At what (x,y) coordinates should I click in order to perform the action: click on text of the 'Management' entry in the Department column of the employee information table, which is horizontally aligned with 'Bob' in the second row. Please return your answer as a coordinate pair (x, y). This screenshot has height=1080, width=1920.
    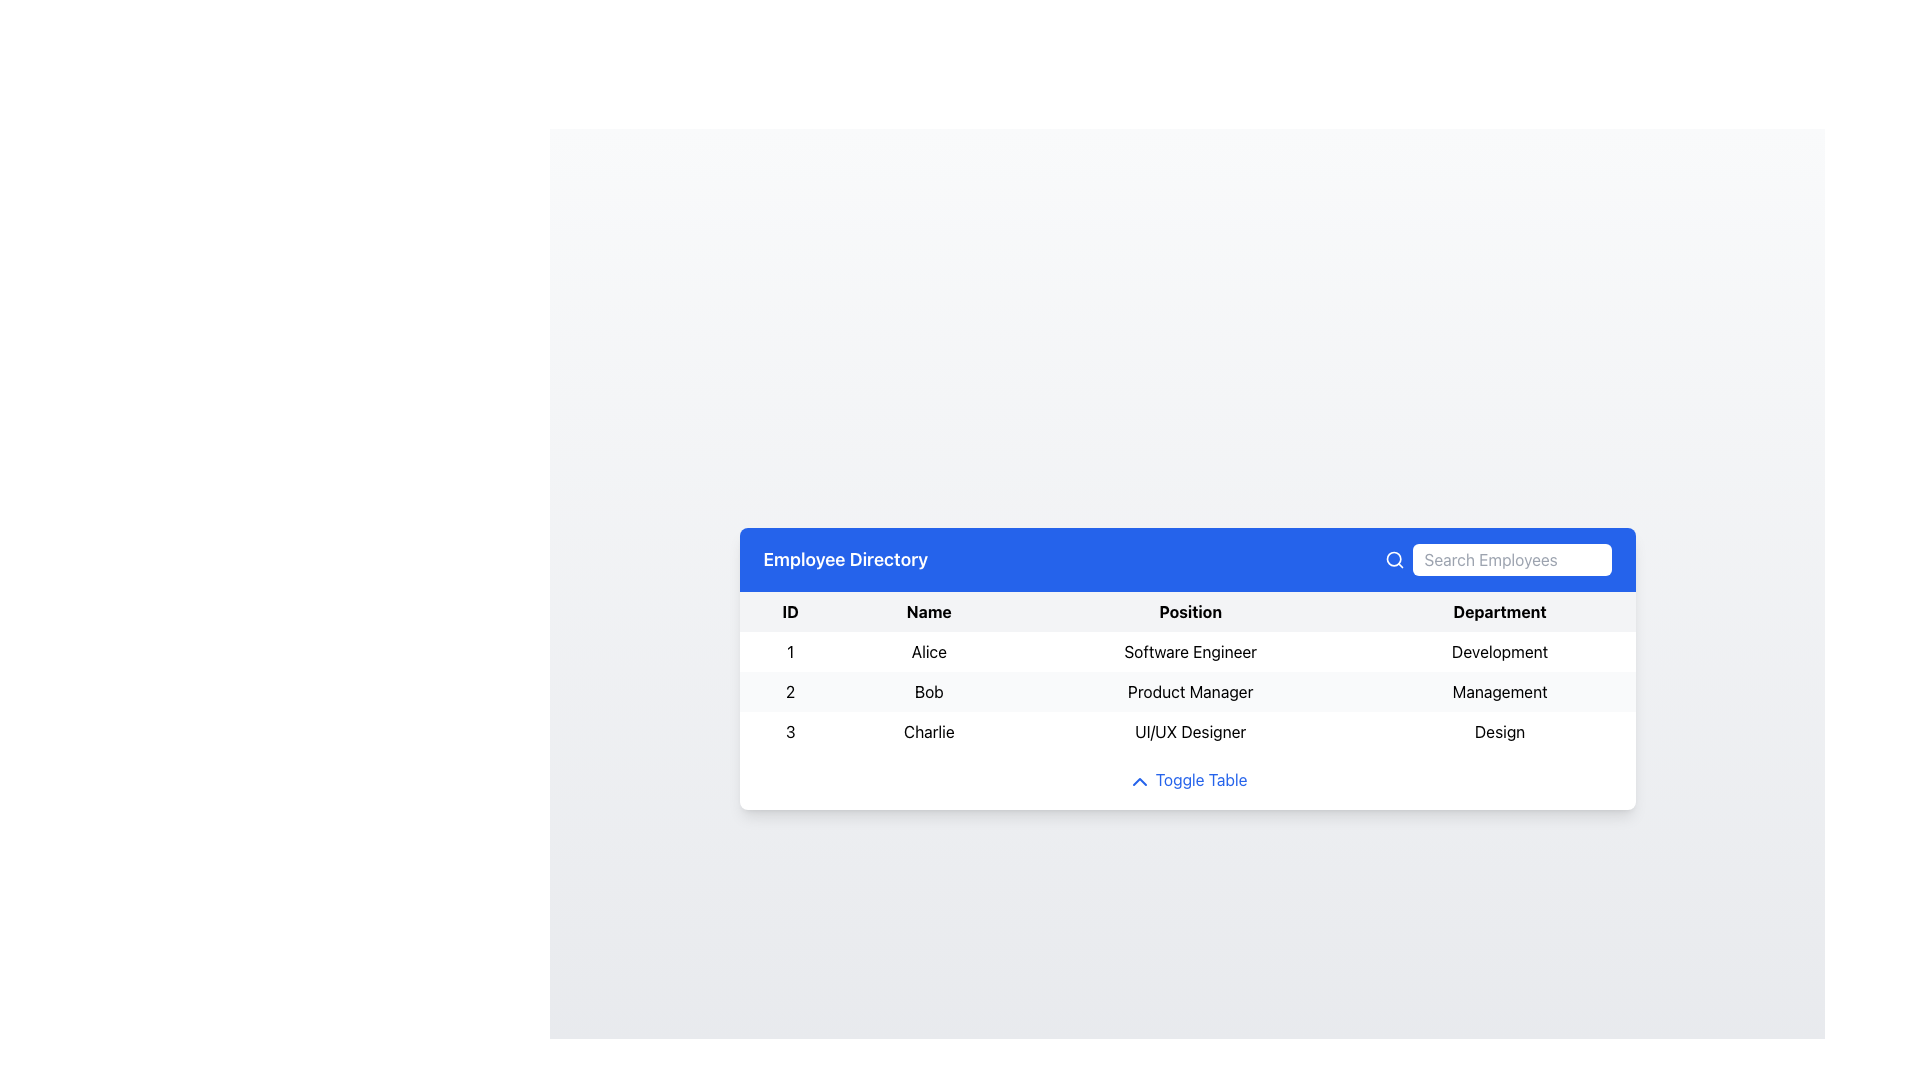
    Looking at the image, I should click on (1500, 691).